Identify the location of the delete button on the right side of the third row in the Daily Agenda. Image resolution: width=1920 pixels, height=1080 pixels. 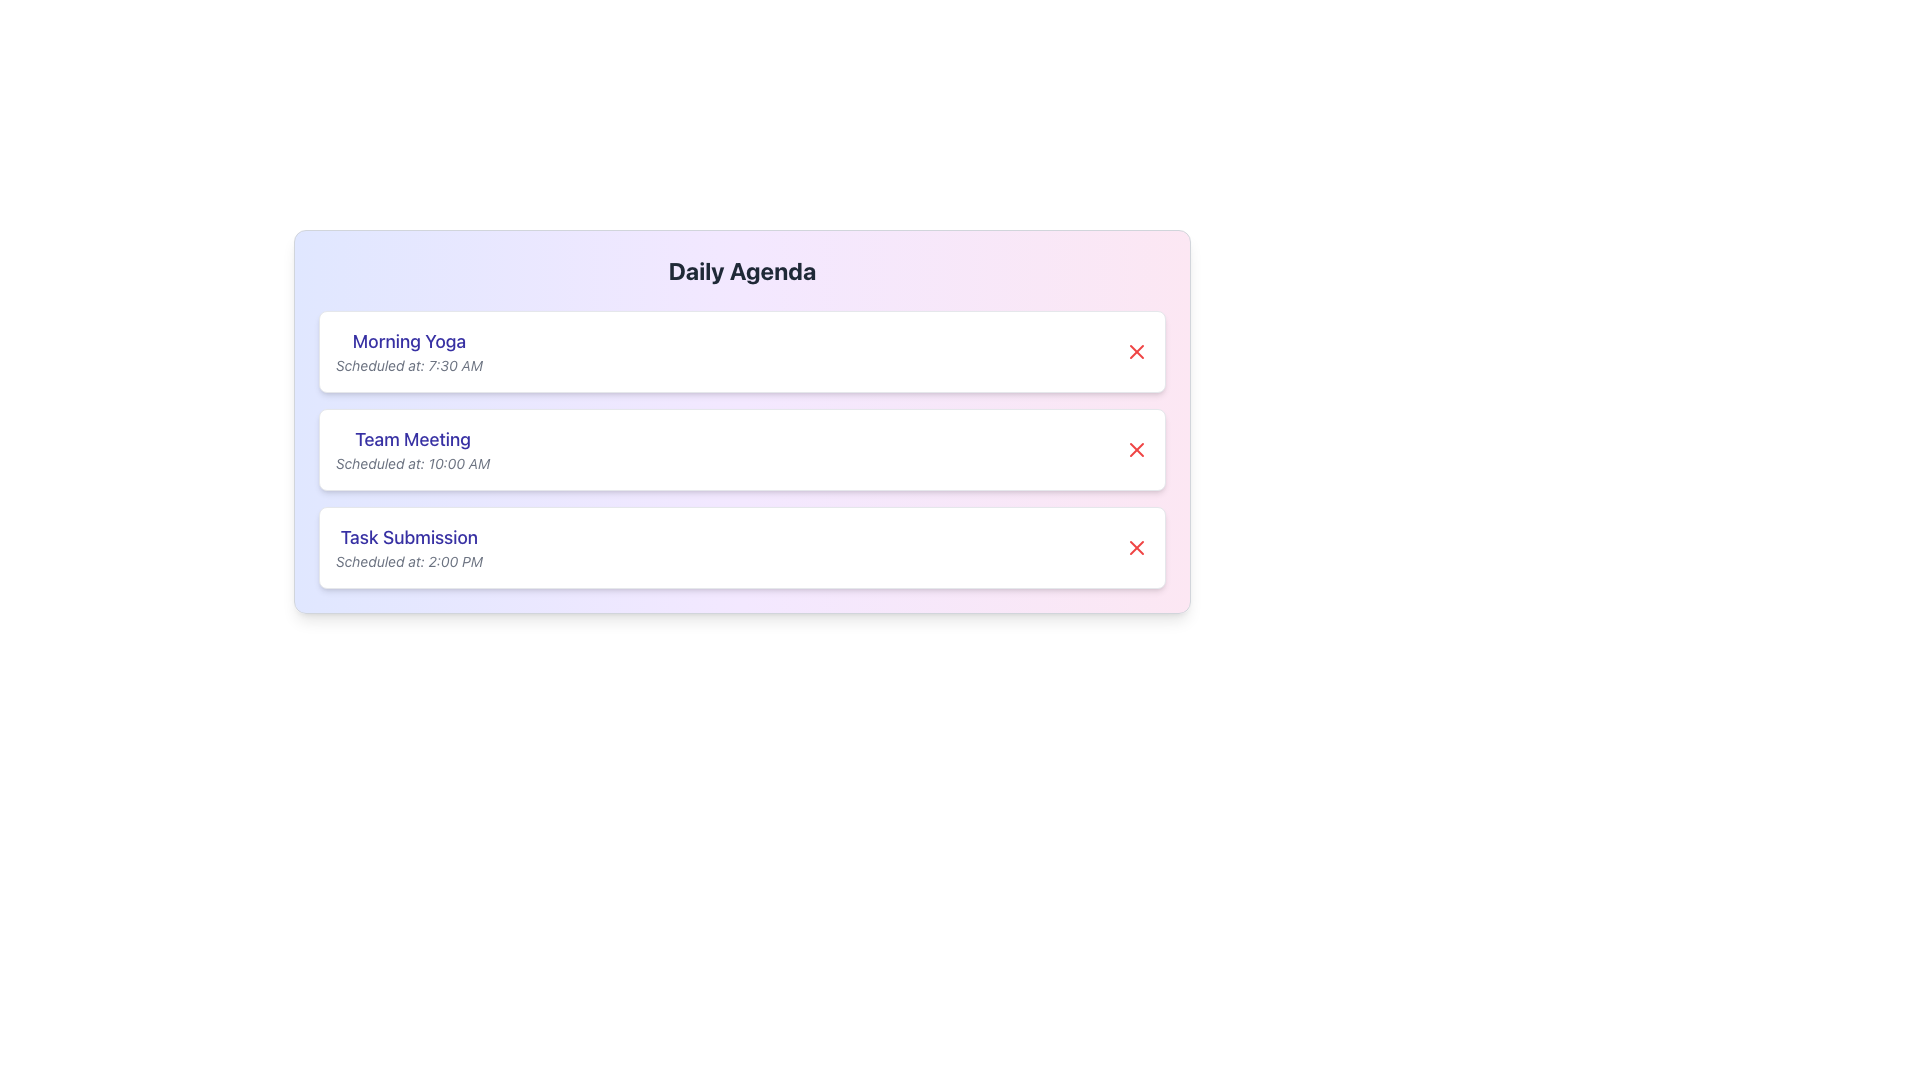
(1137, 547).